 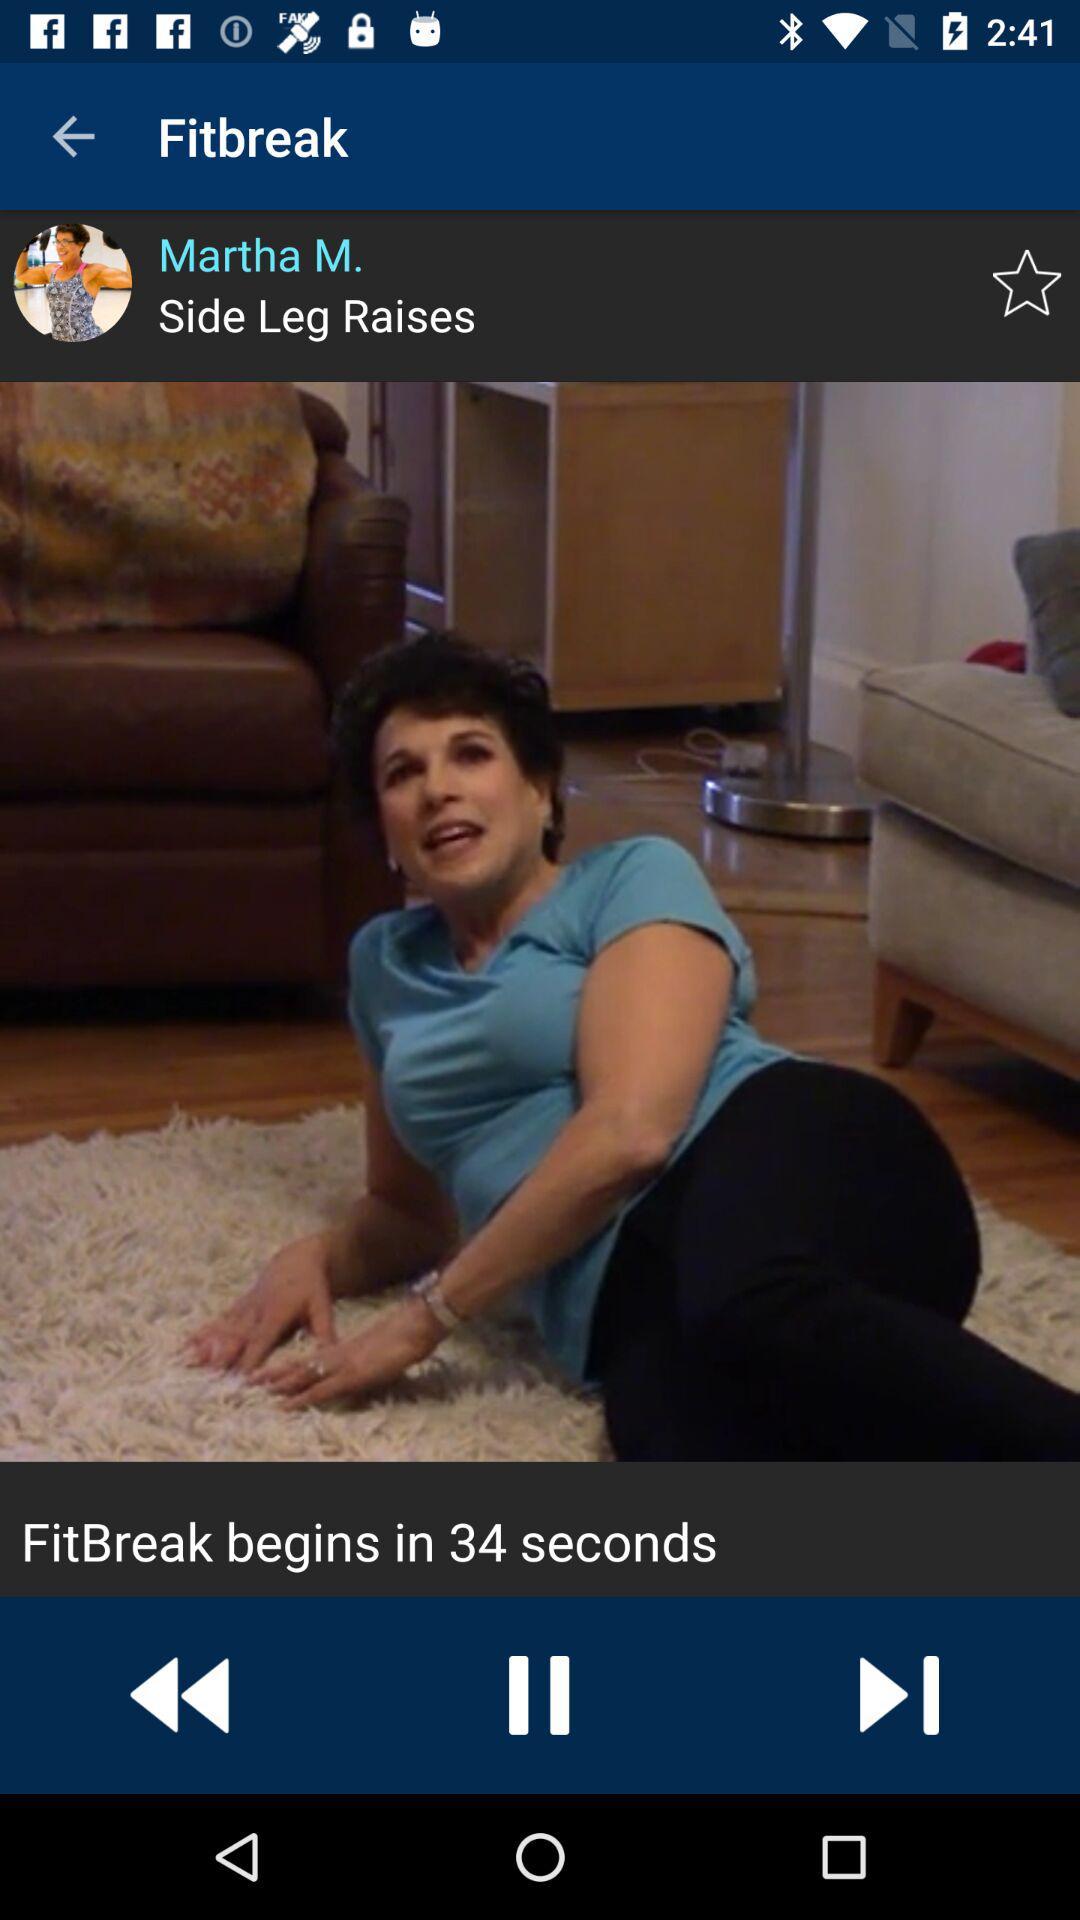 I want to click on item next to fitbreak app, so click(x=72, y=135).